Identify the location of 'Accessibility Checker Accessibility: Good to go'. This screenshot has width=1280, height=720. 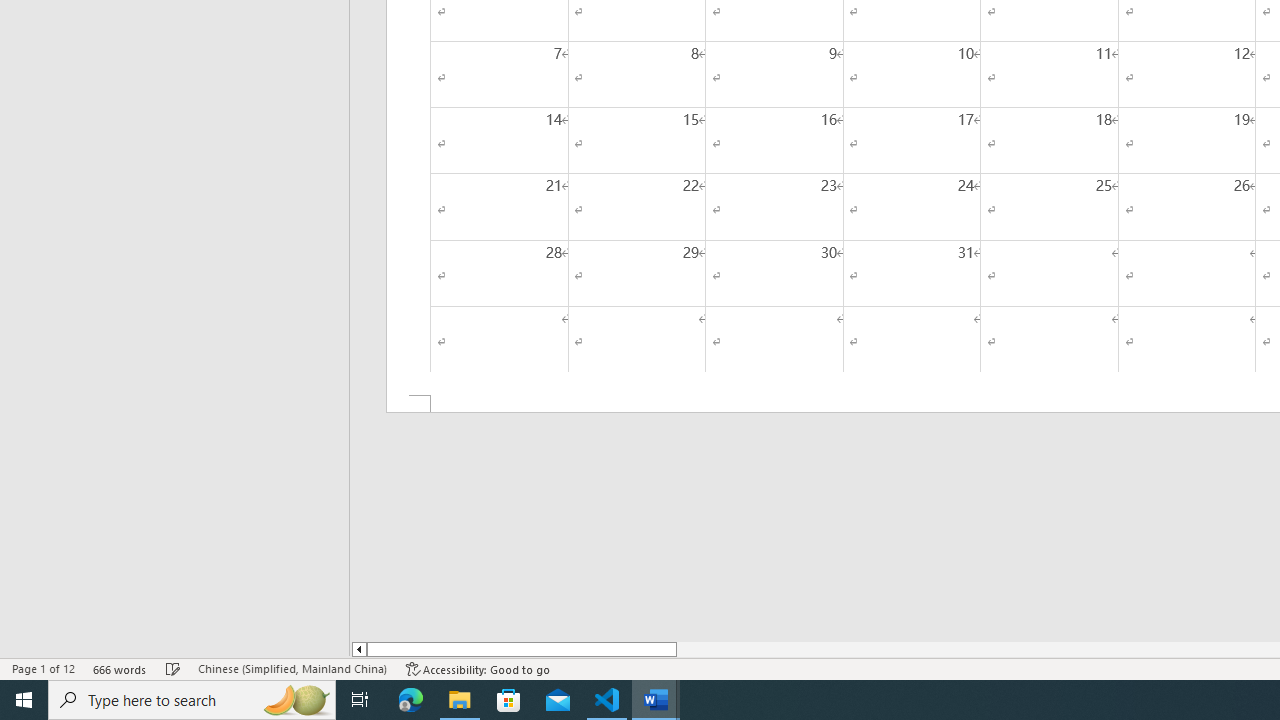
(477, 669).